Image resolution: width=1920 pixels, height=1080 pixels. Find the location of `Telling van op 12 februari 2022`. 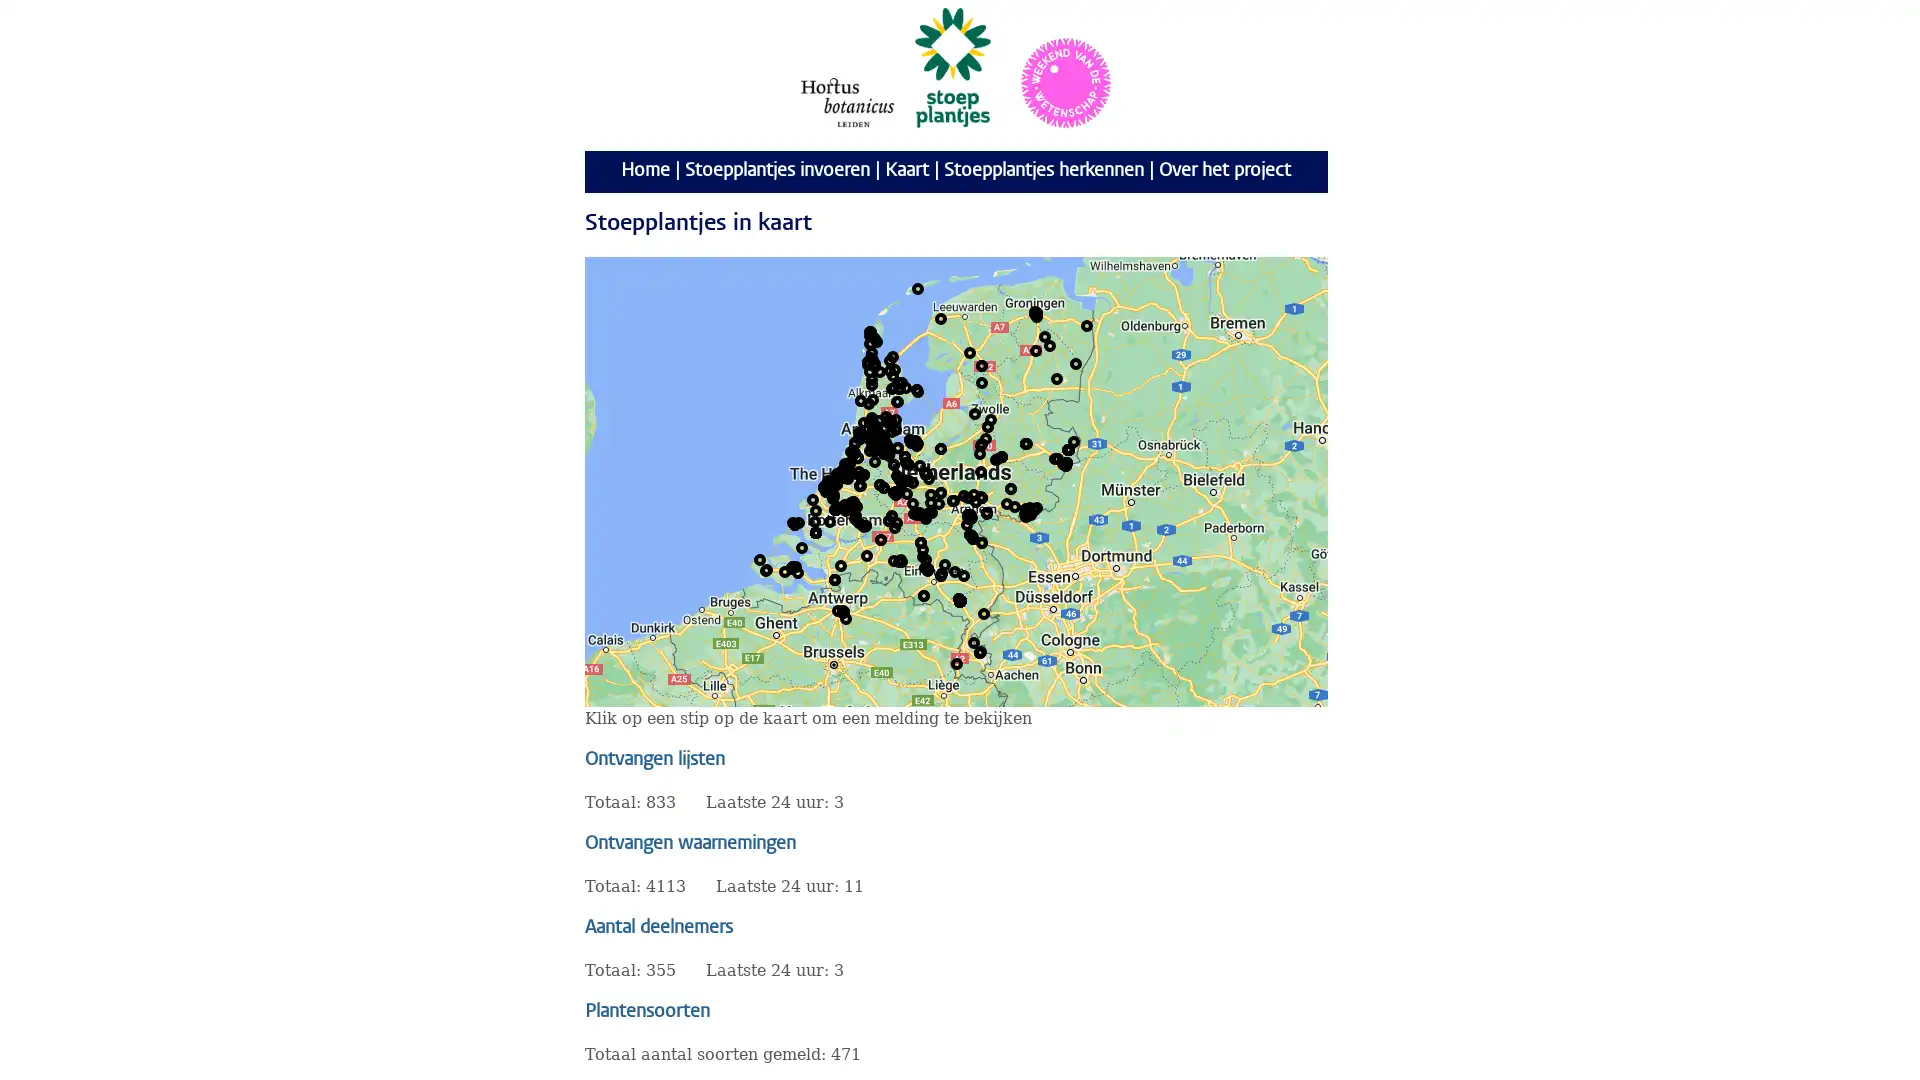

Telling van op 12 februari 2022 is located at coordinates (826, 489).